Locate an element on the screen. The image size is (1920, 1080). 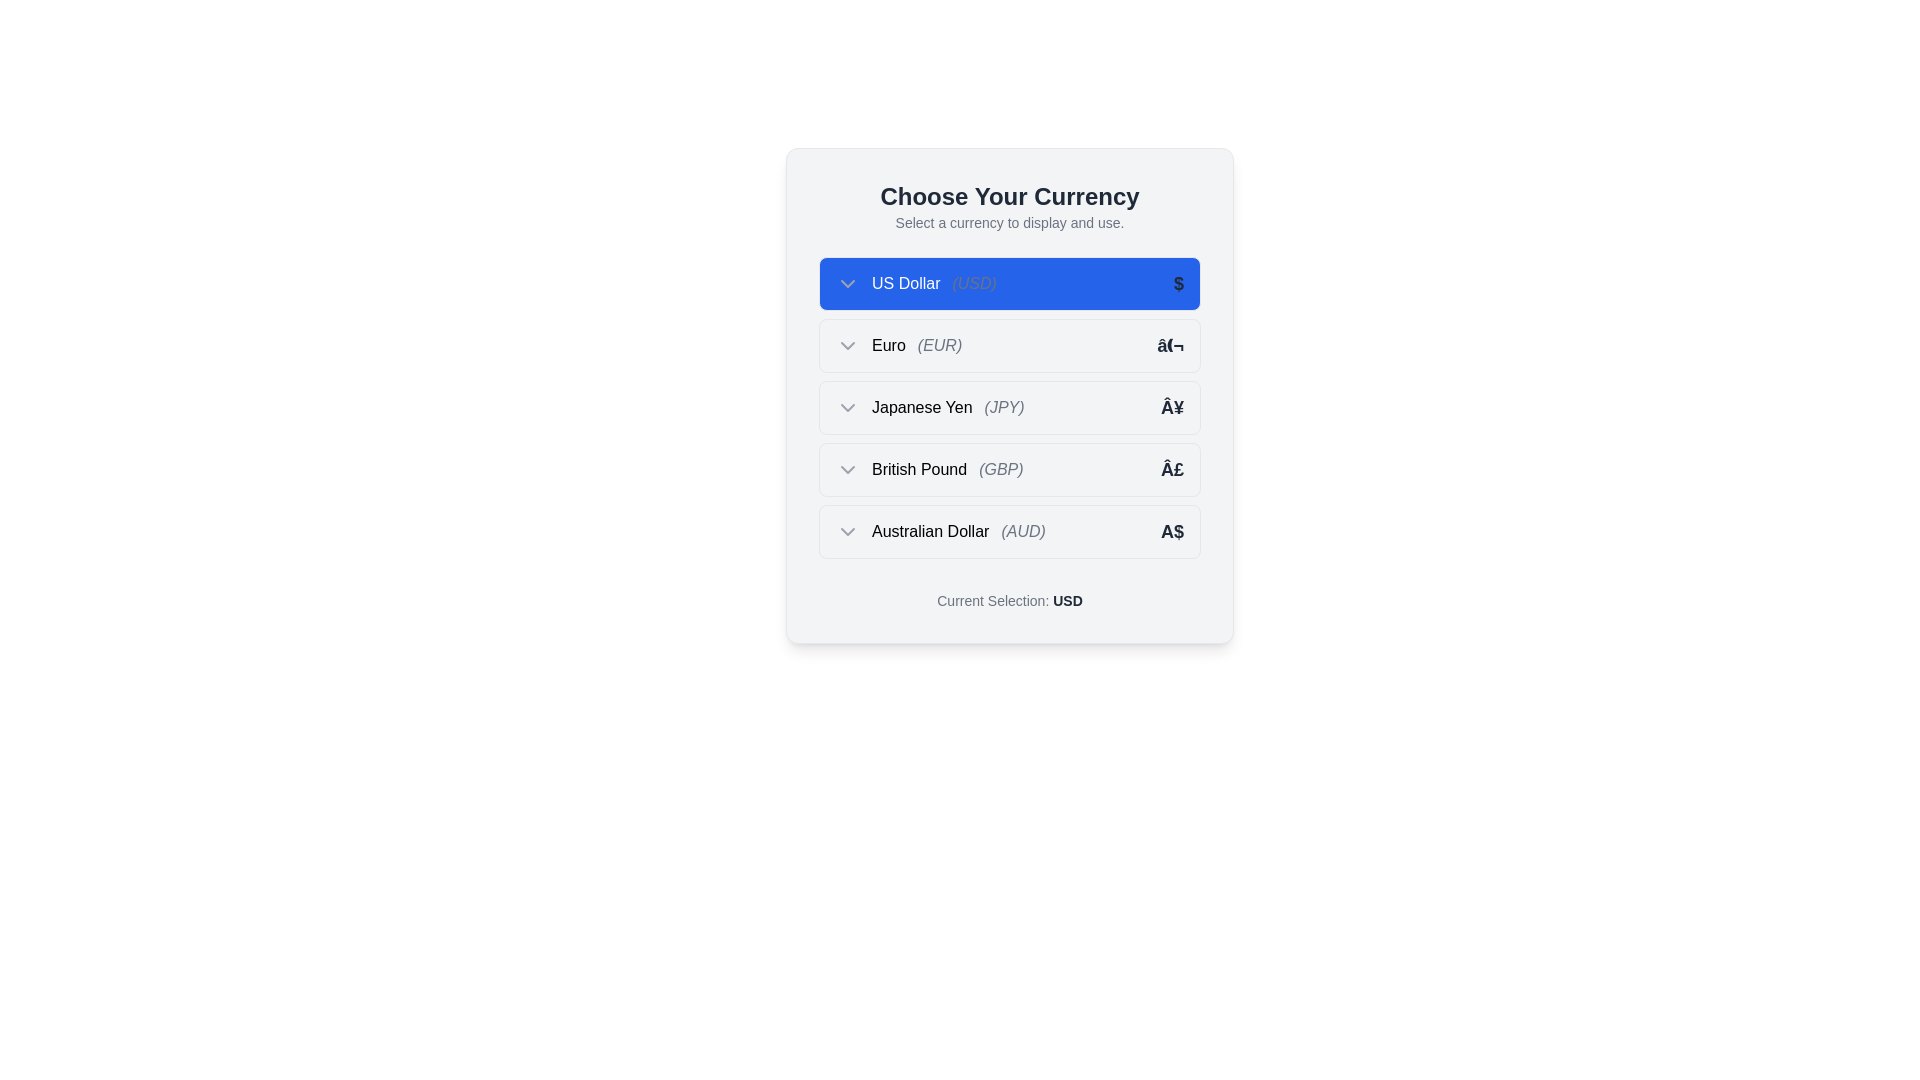
the label indicating the option to select 'Euro (EUR)' as the preferred currency, located below the 'US Dollar (USD)' item in the currency options list is located at coordinates (898, 345).